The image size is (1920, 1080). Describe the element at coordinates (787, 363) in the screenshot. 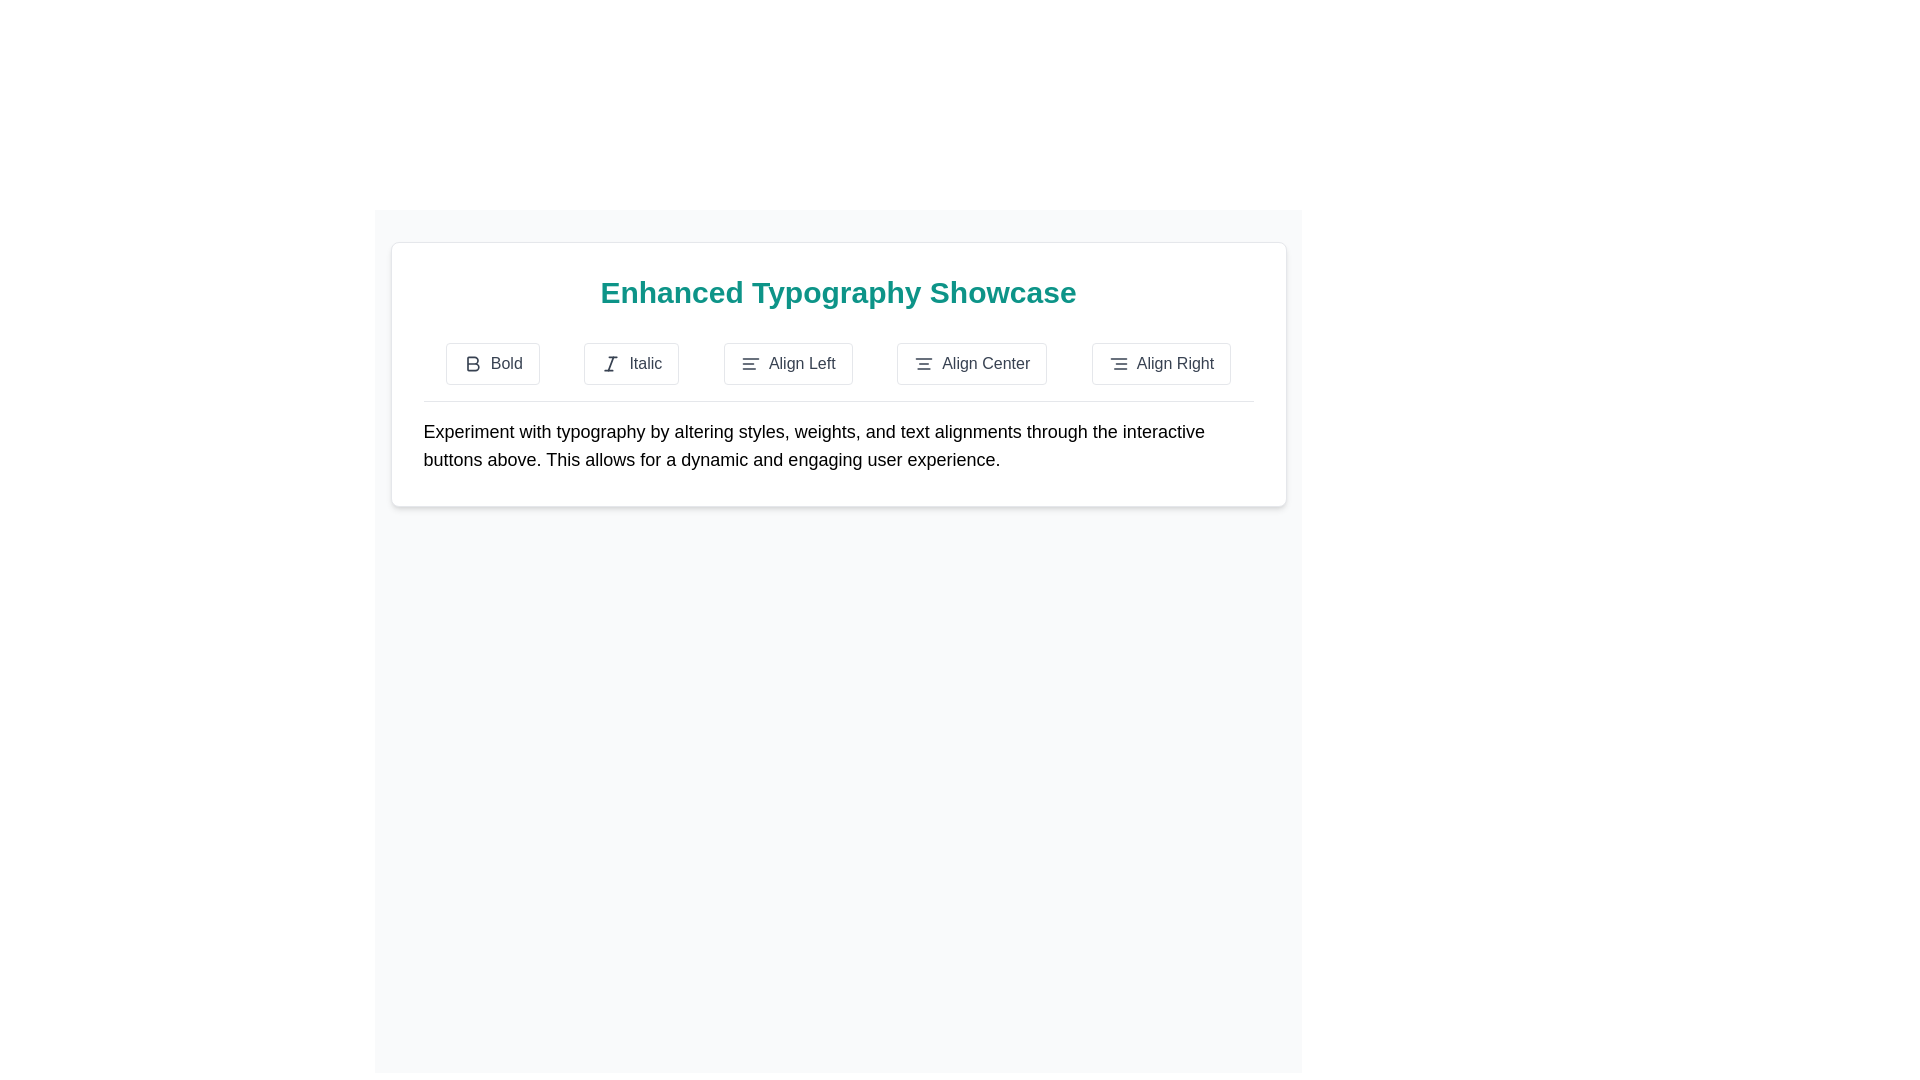

I see `the 'Align Left' button, which is the third button in the set of formatting options below 'Enhanced Typography Showcase', to align the selected text to the left` at that location.